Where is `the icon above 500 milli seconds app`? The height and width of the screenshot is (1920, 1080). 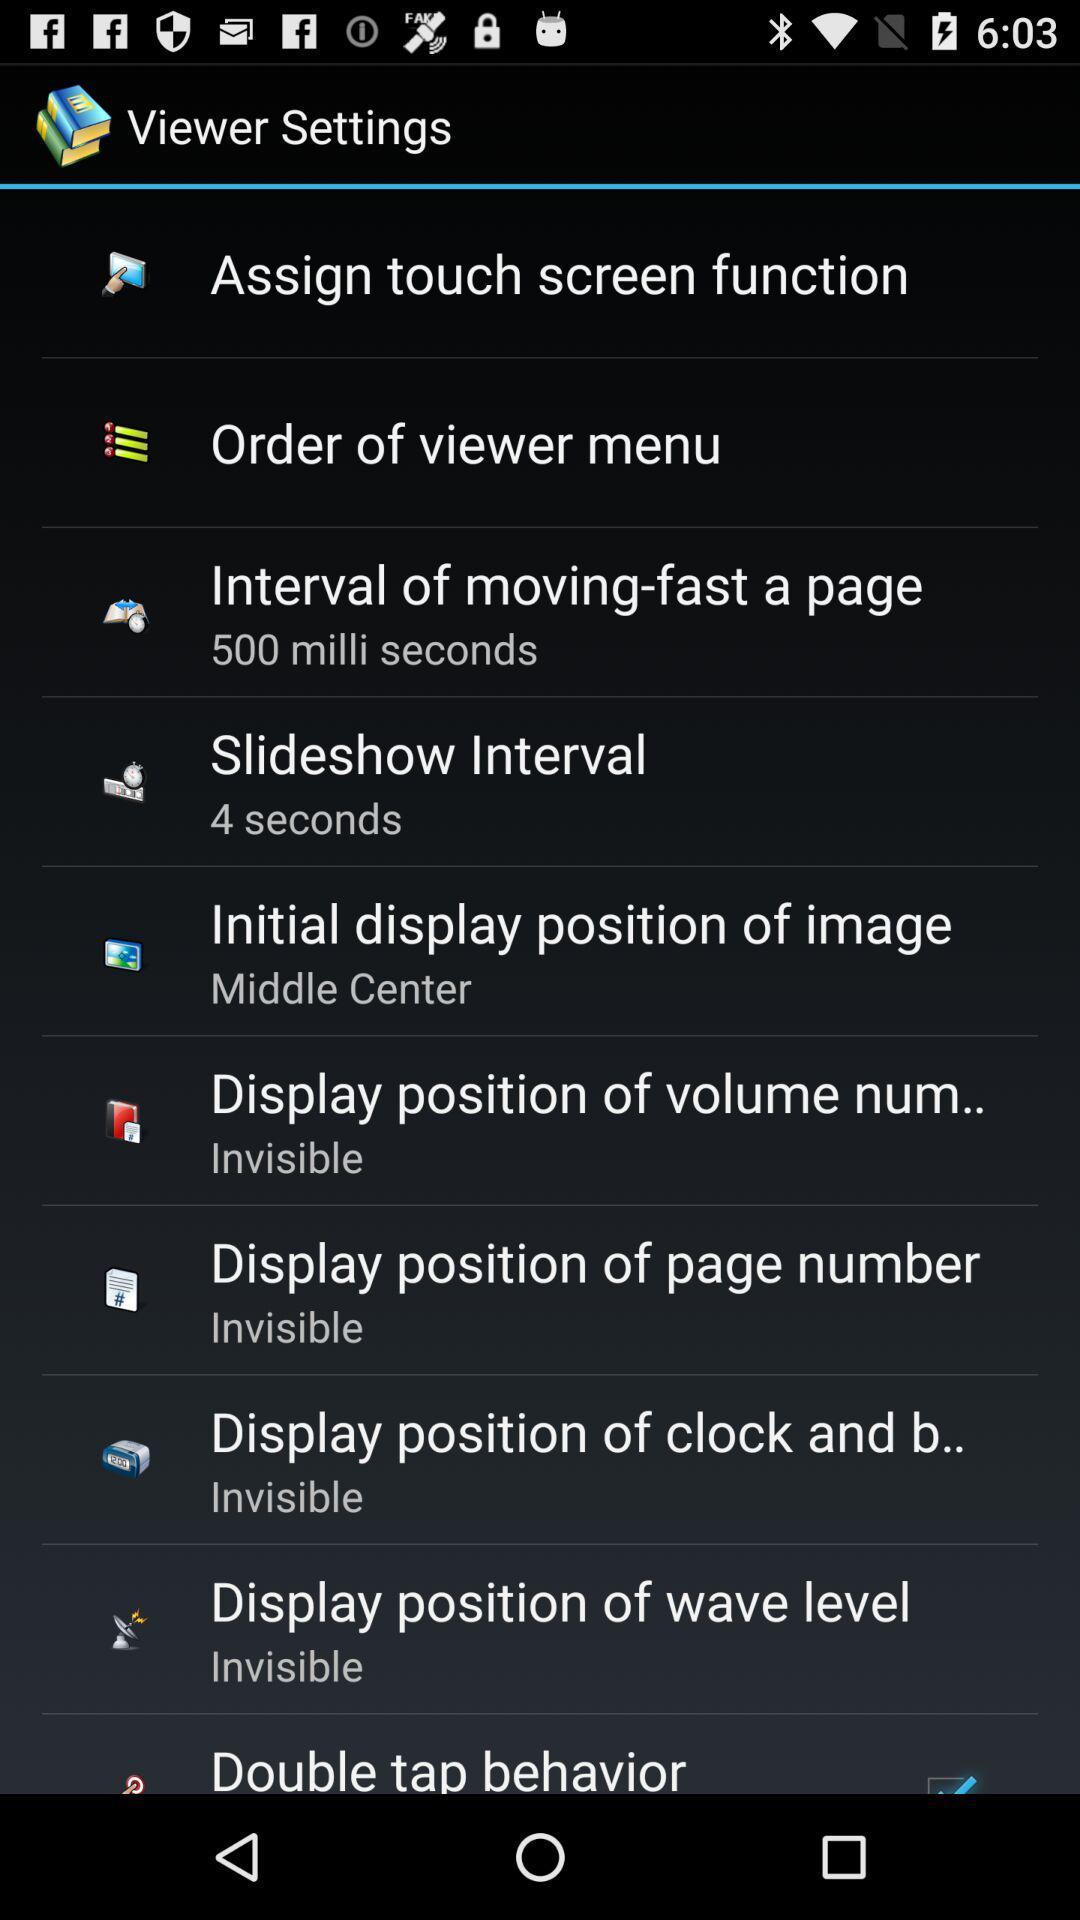 the icon above 500 milli seconds app is located at coordinates (566, 582).